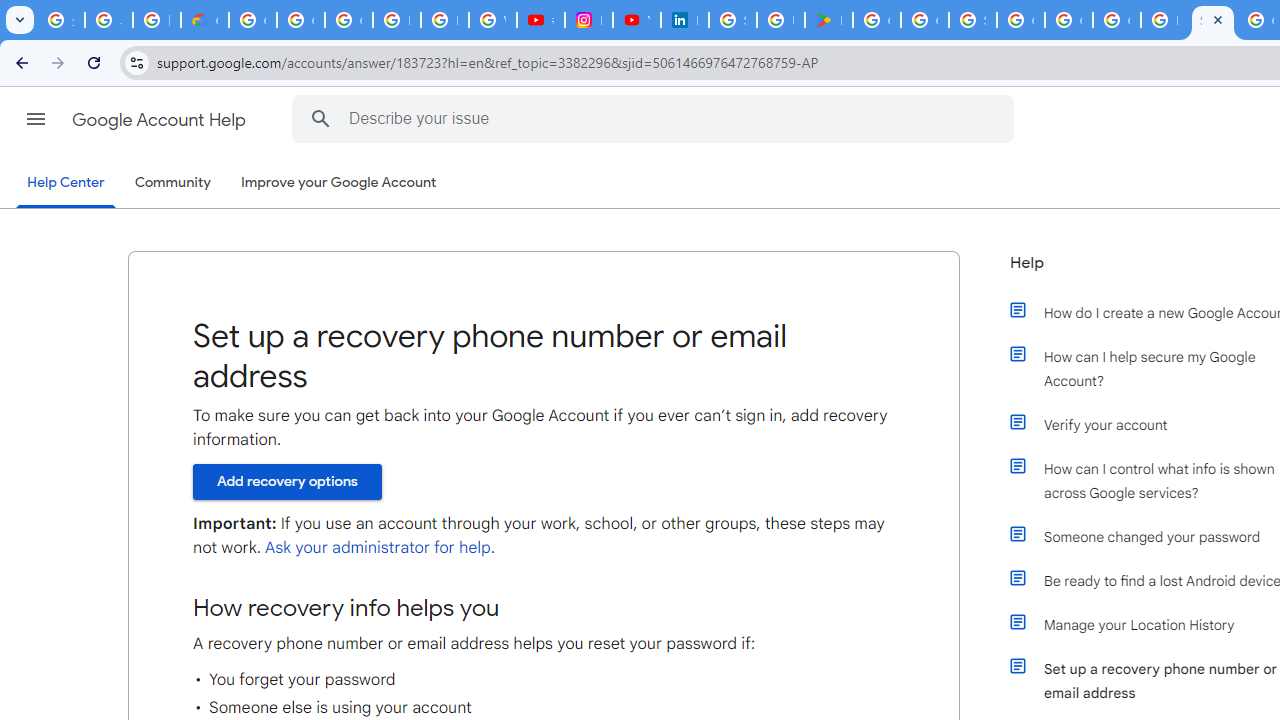 This screenshot has height=720, width=1280. I want to click on 'Search Help Center', so click(320, 118).